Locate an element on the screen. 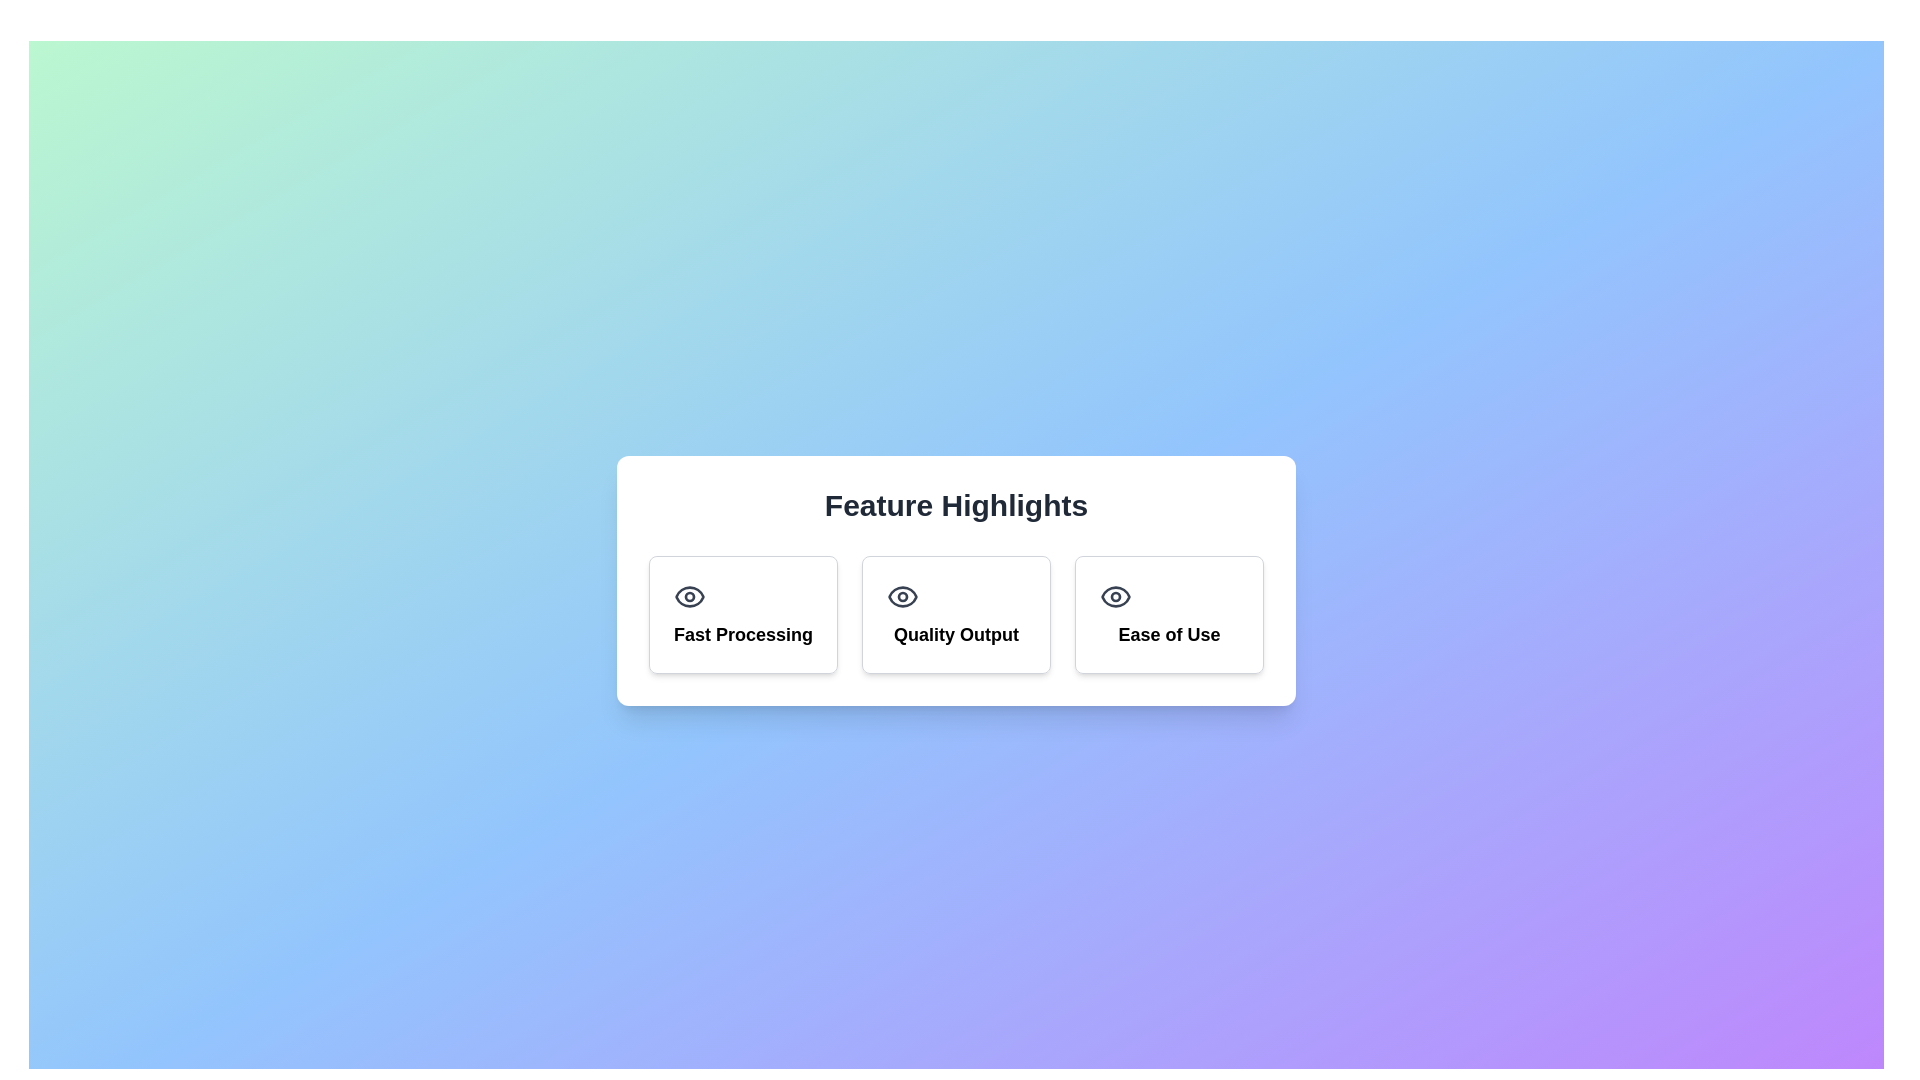 The width and height of the screenshot is (1920, 1080). the descriptive text label located at the bottom center of the rightmost card under 'Feature Highlights', which indicates the card's topic or feature focus is located at coordinates (1169, 635).